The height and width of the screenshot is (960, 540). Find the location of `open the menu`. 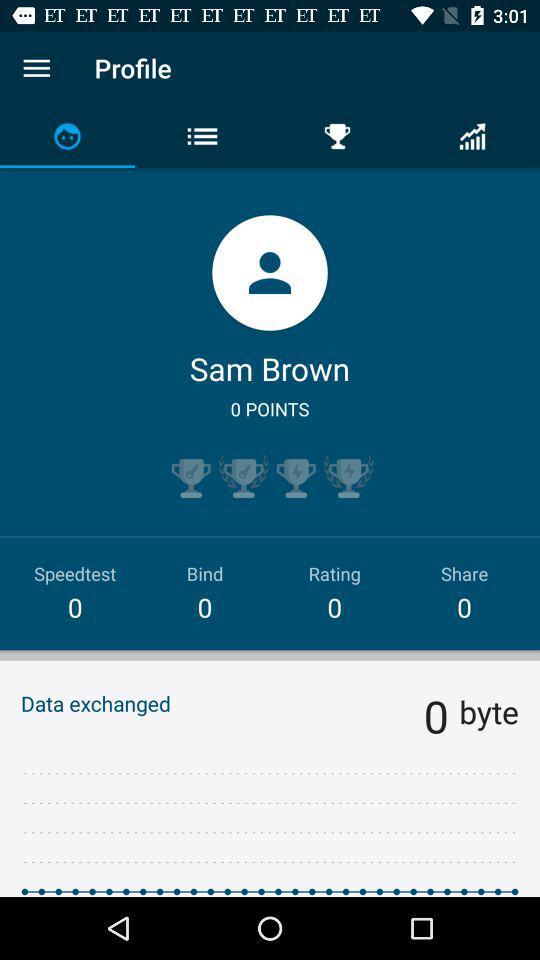

open the menu is located at coordinates (36, 68).